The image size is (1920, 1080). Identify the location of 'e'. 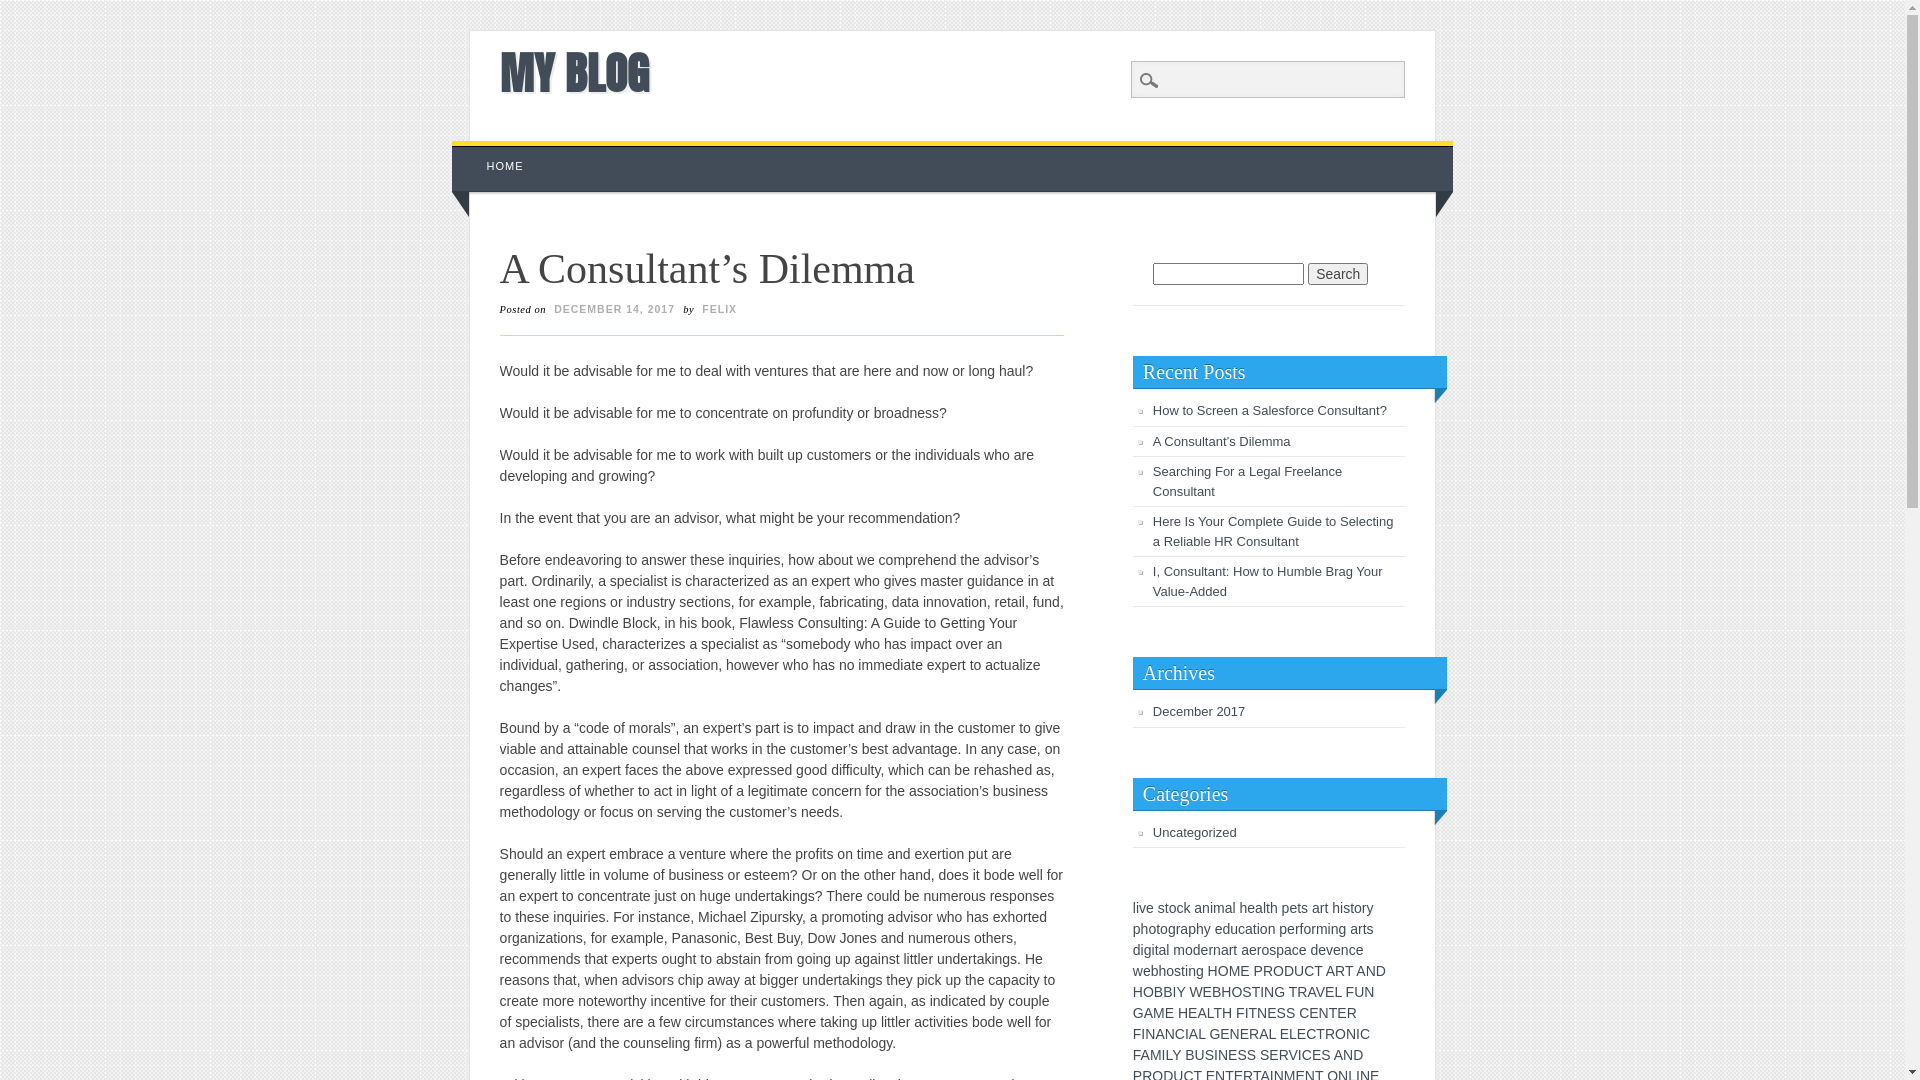
(1251, 948).